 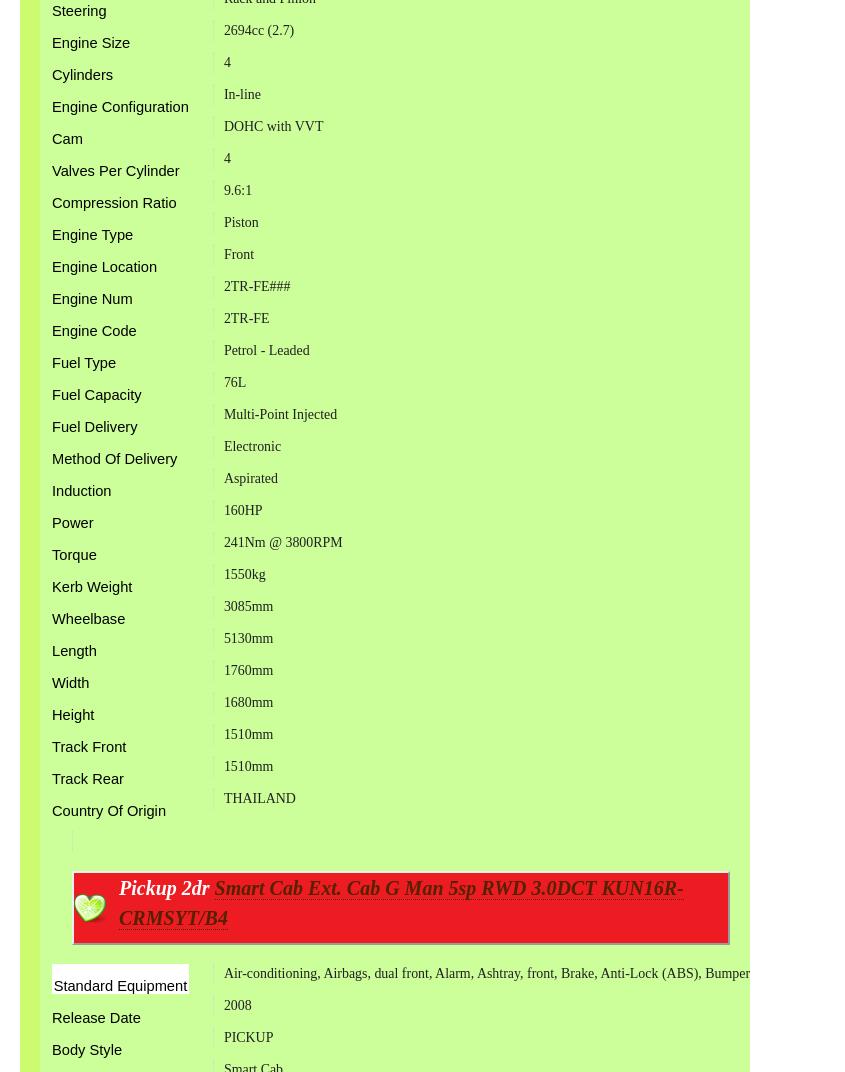 What do you see at coordinates (221, 798) in the screenshot?
I see `'THAILAND'` at bounding box center [221, 798].